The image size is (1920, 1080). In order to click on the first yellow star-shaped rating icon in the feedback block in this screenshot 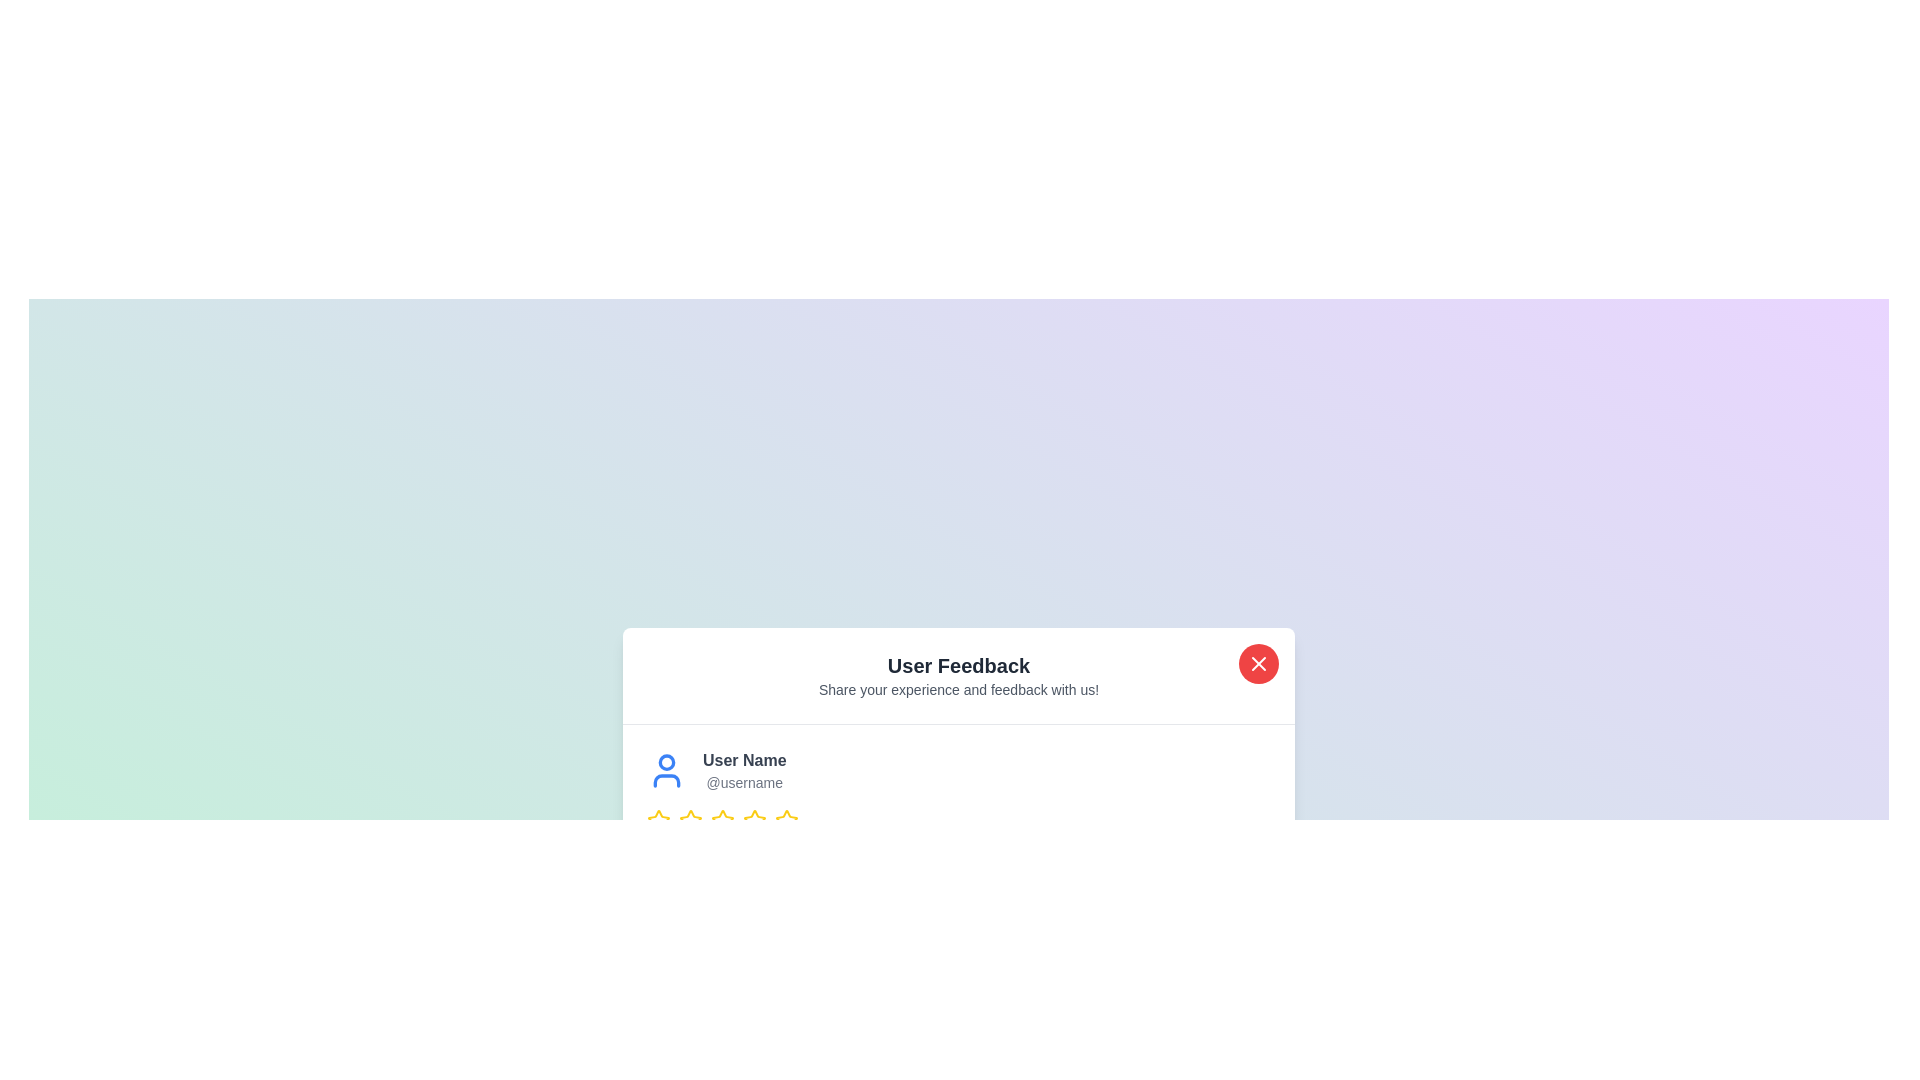, I will do `click(658, 820)`.